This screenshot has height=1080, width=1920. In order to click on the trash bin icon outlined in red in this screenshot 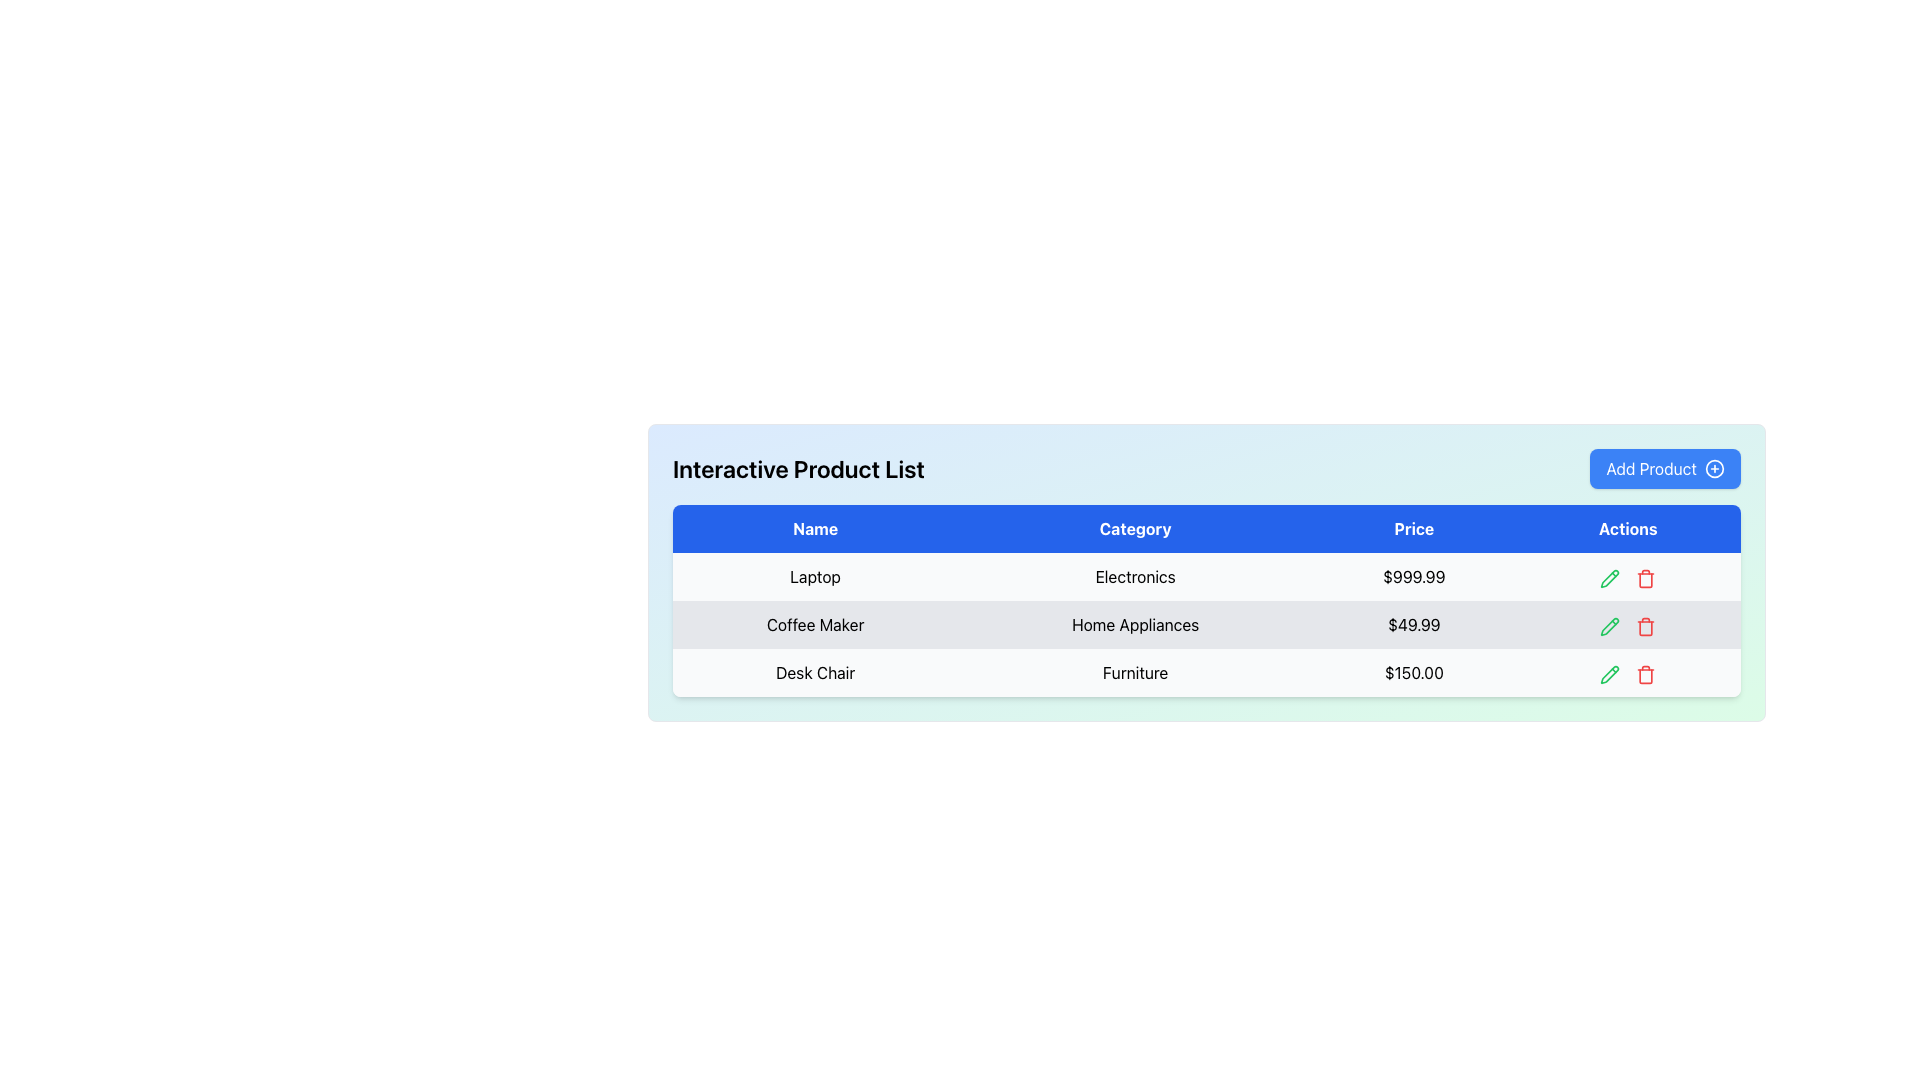, I will do `click(1646, 578)`.